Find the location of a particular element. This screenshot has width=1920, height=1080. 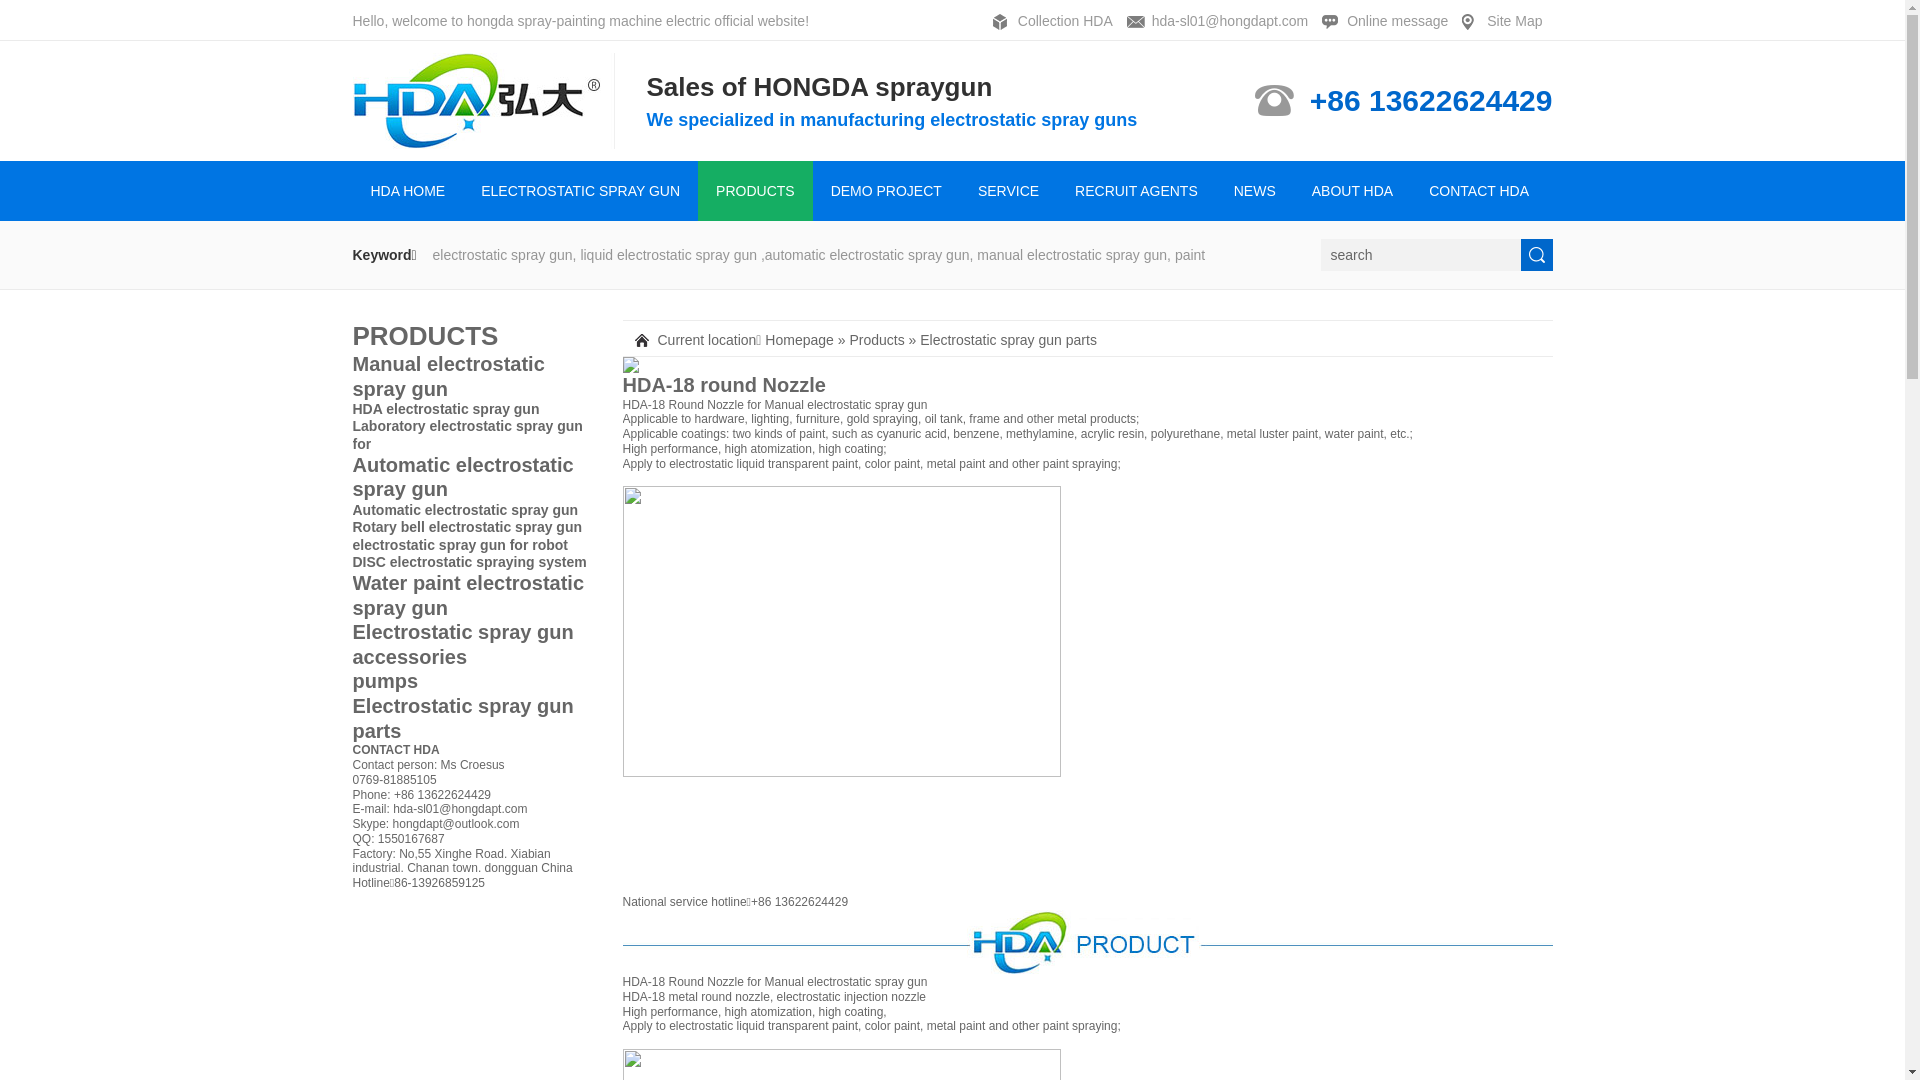

'Automatic electrostatic spray gun' is located at coordinates (473, 477).